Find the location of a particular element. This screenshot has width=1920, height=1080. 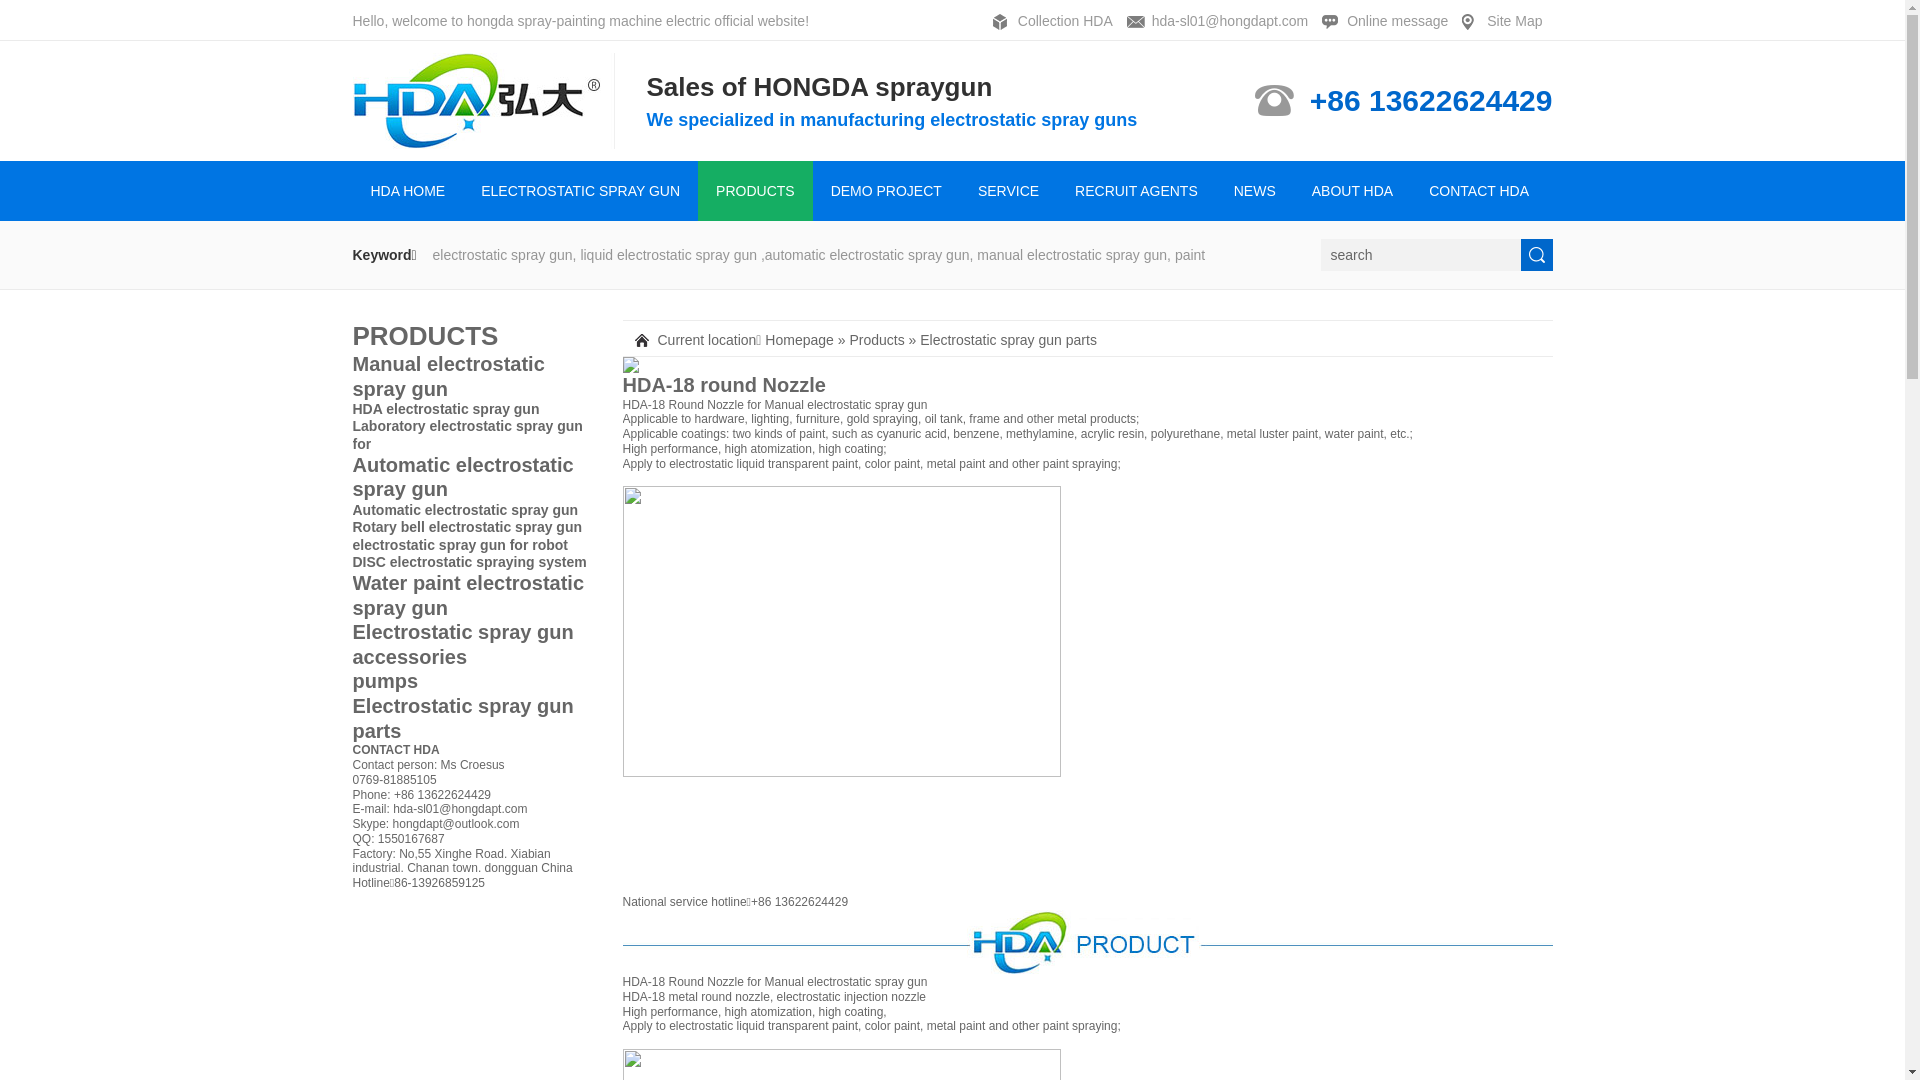

'Automatic electrostatic spray gun' is located at coordinates (473, 477).